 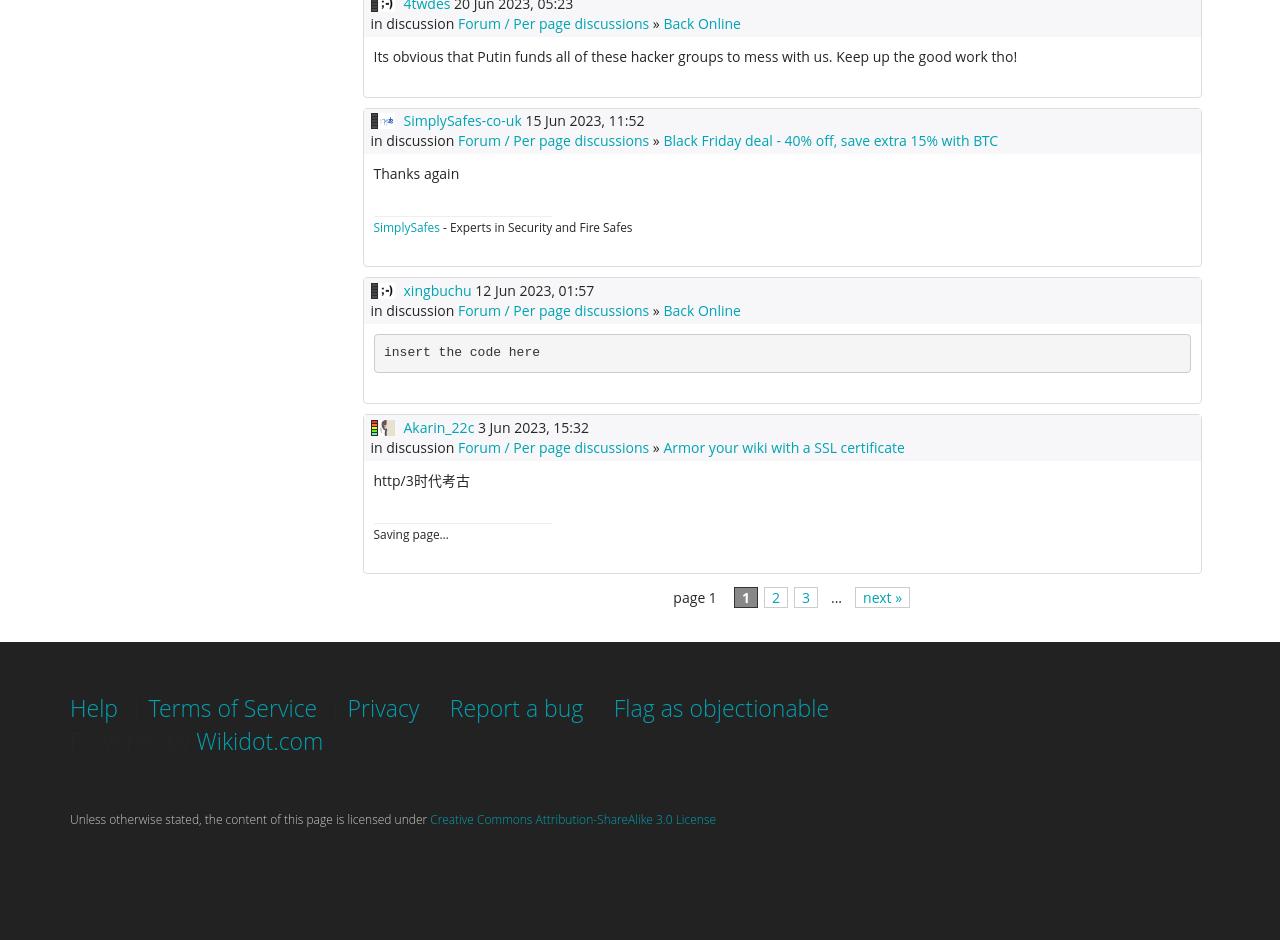 I want to click on 'http/3时代考古', so click(x=419, y=479).